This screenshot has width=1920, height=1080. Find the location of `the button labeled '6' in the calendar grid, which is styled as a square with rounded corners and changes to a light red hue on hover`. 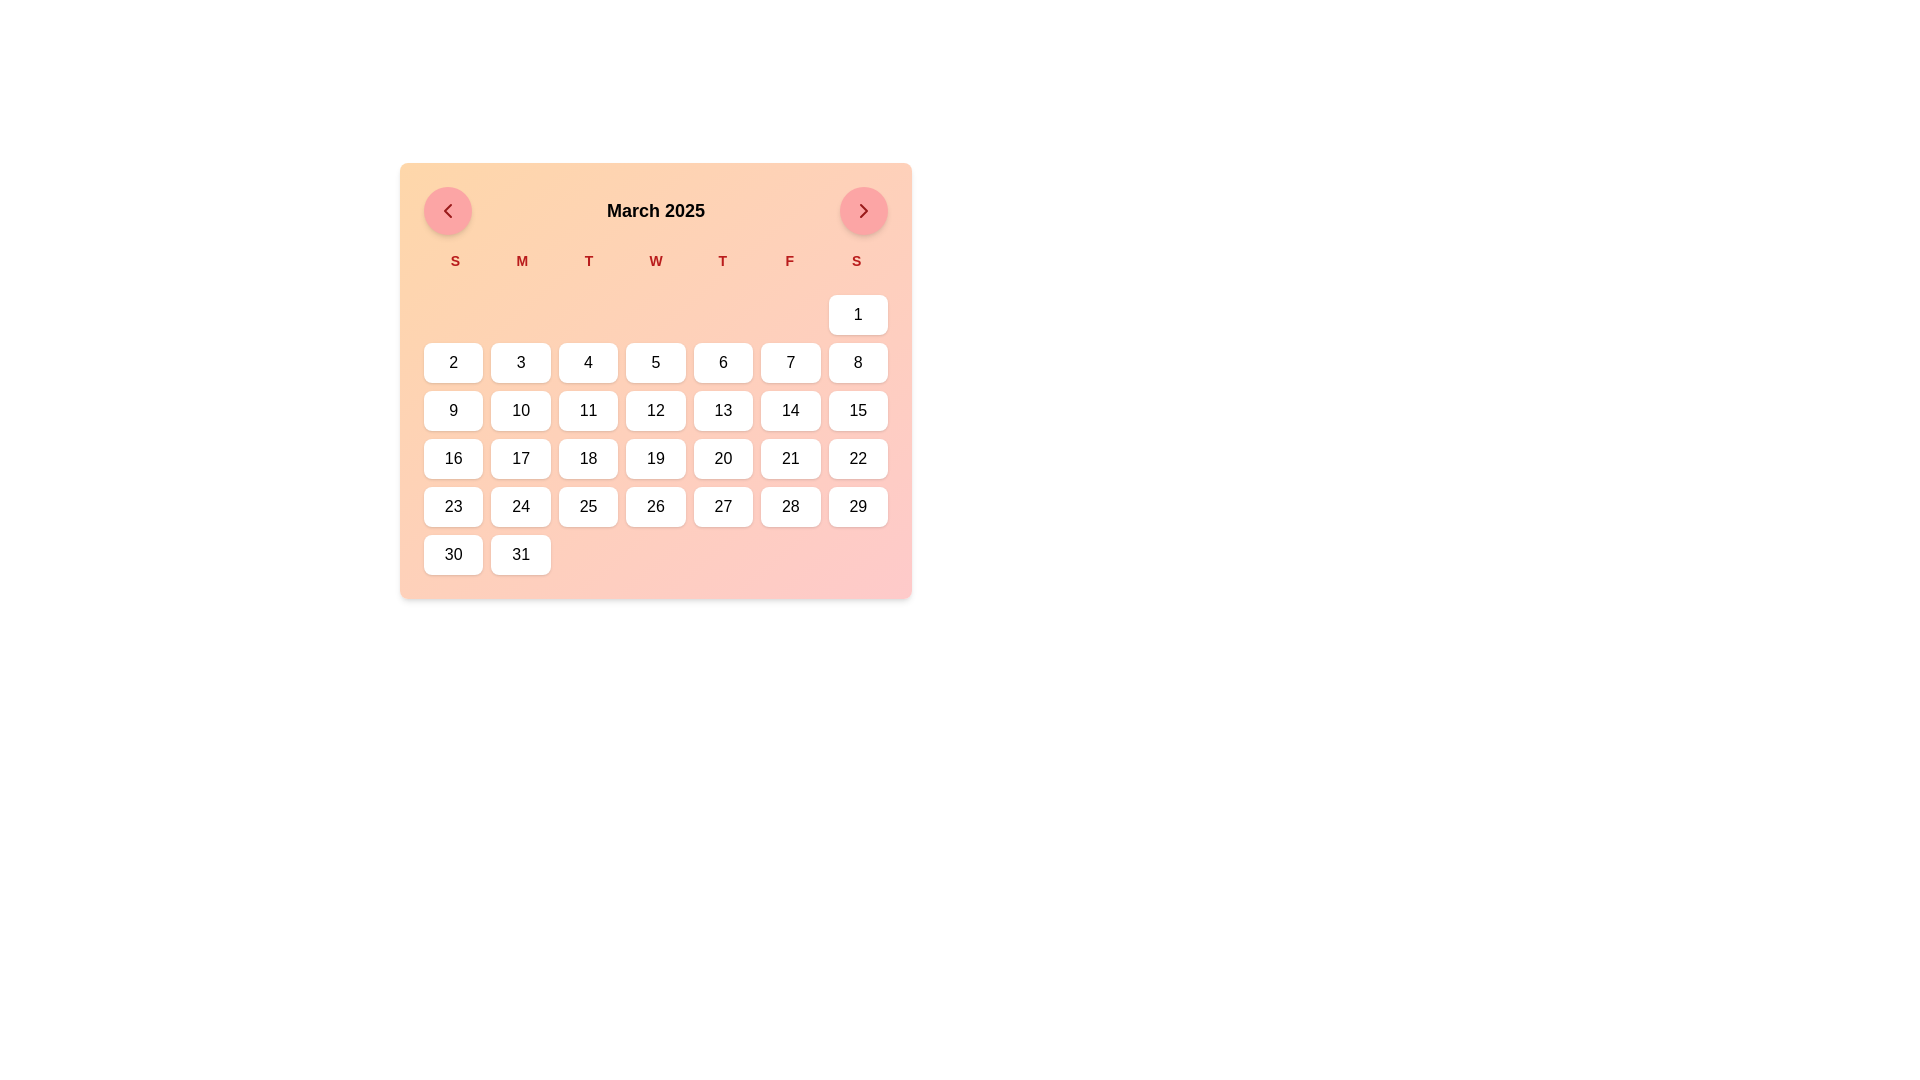

the button labeled '6' in the calendar grid, which is styled as a square with rounded corners and changes to a light red hue on hover is located at coordinates (722, 362).